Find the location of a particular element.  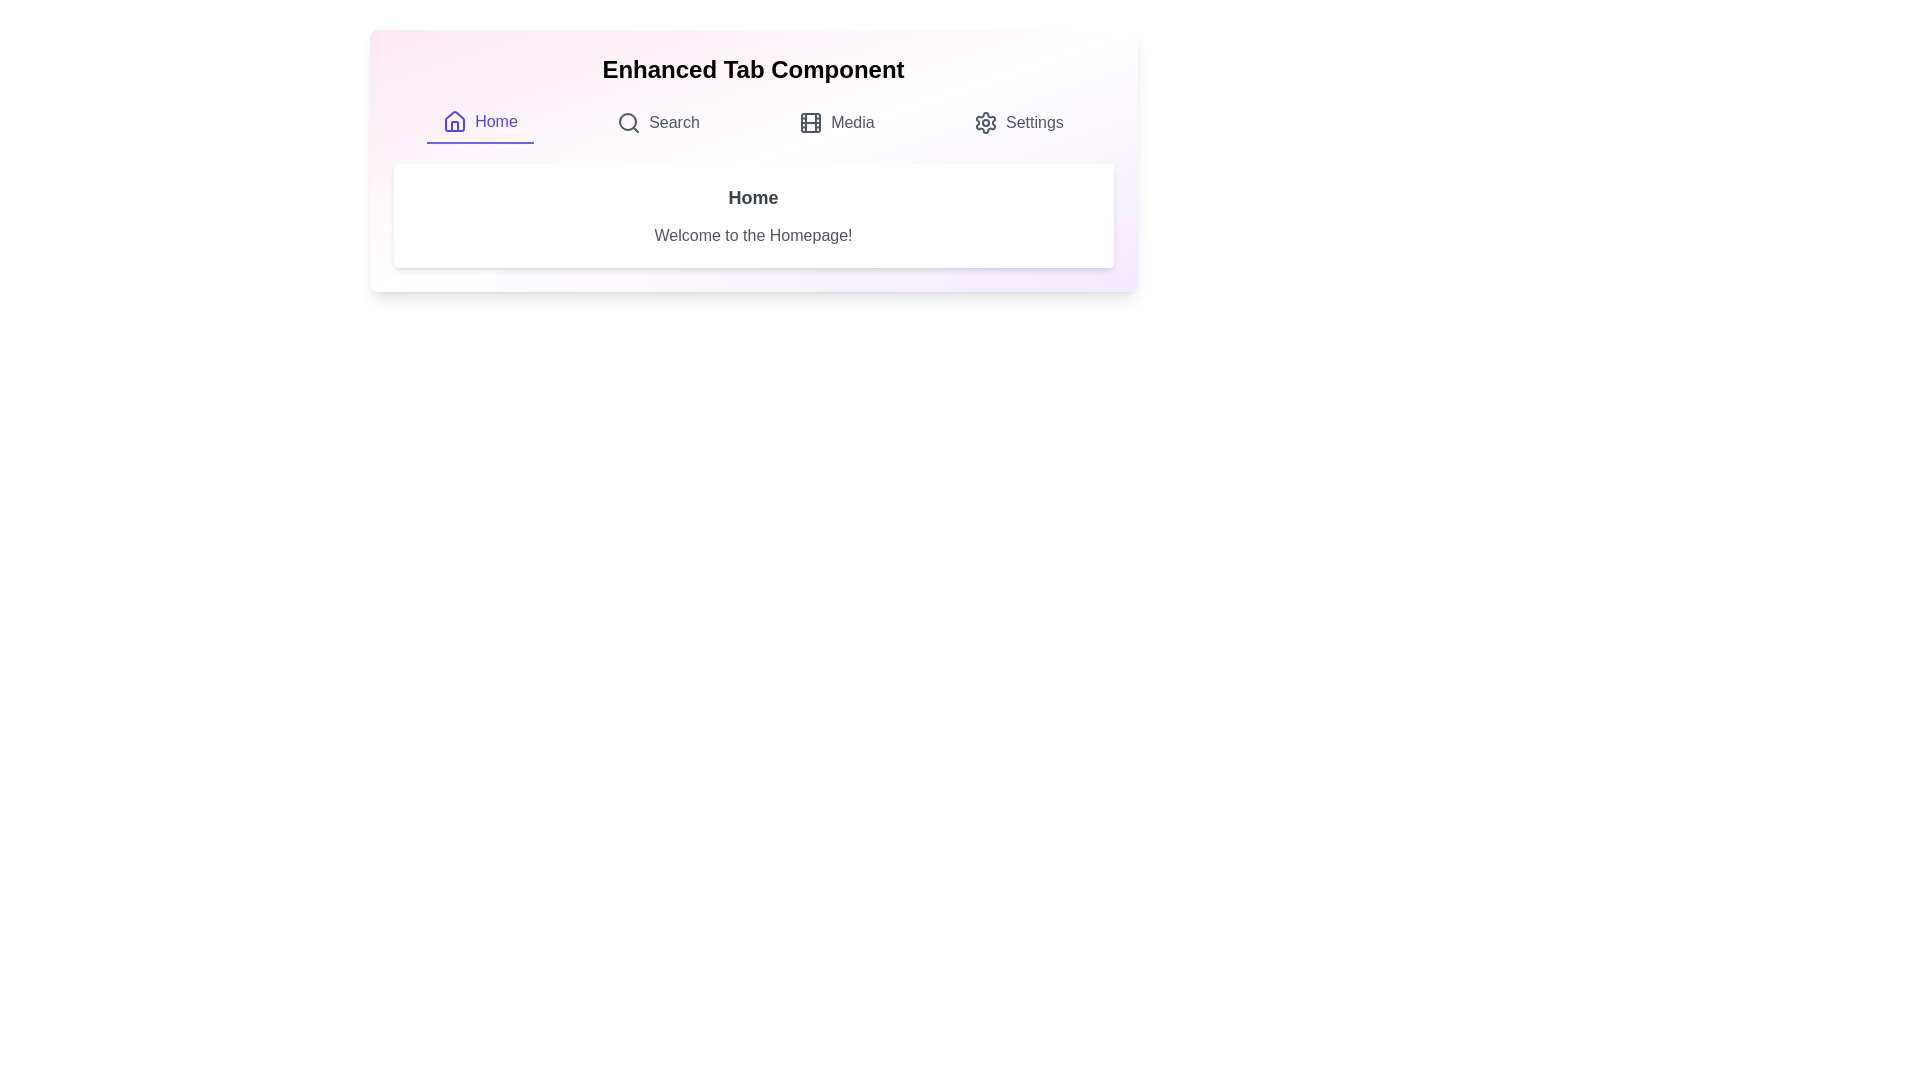

the tab labeled Search is located at coordinates (658, 123).